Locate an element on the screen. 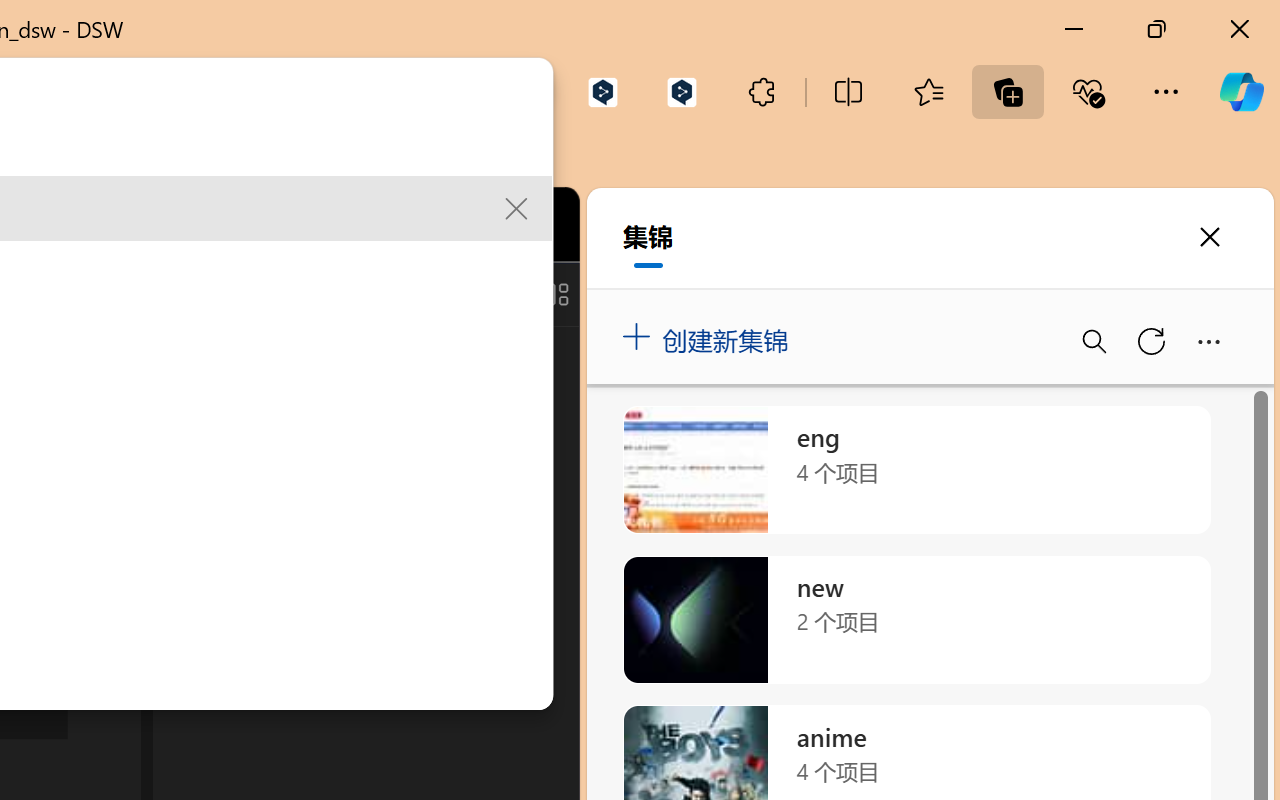  'Customize Layout...' is located at coordinates (554, 294).